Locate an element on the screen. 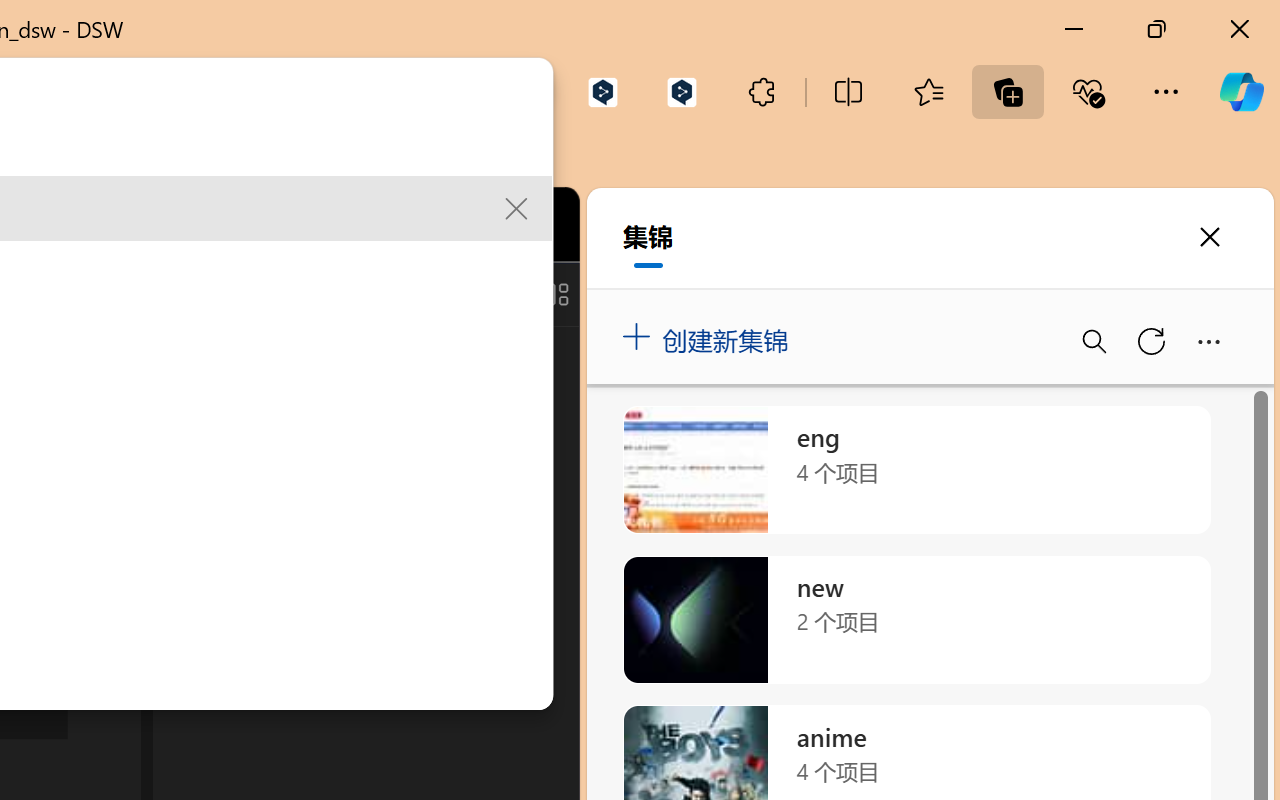  'Customize Layout...' is located at coordinates (554, 294).